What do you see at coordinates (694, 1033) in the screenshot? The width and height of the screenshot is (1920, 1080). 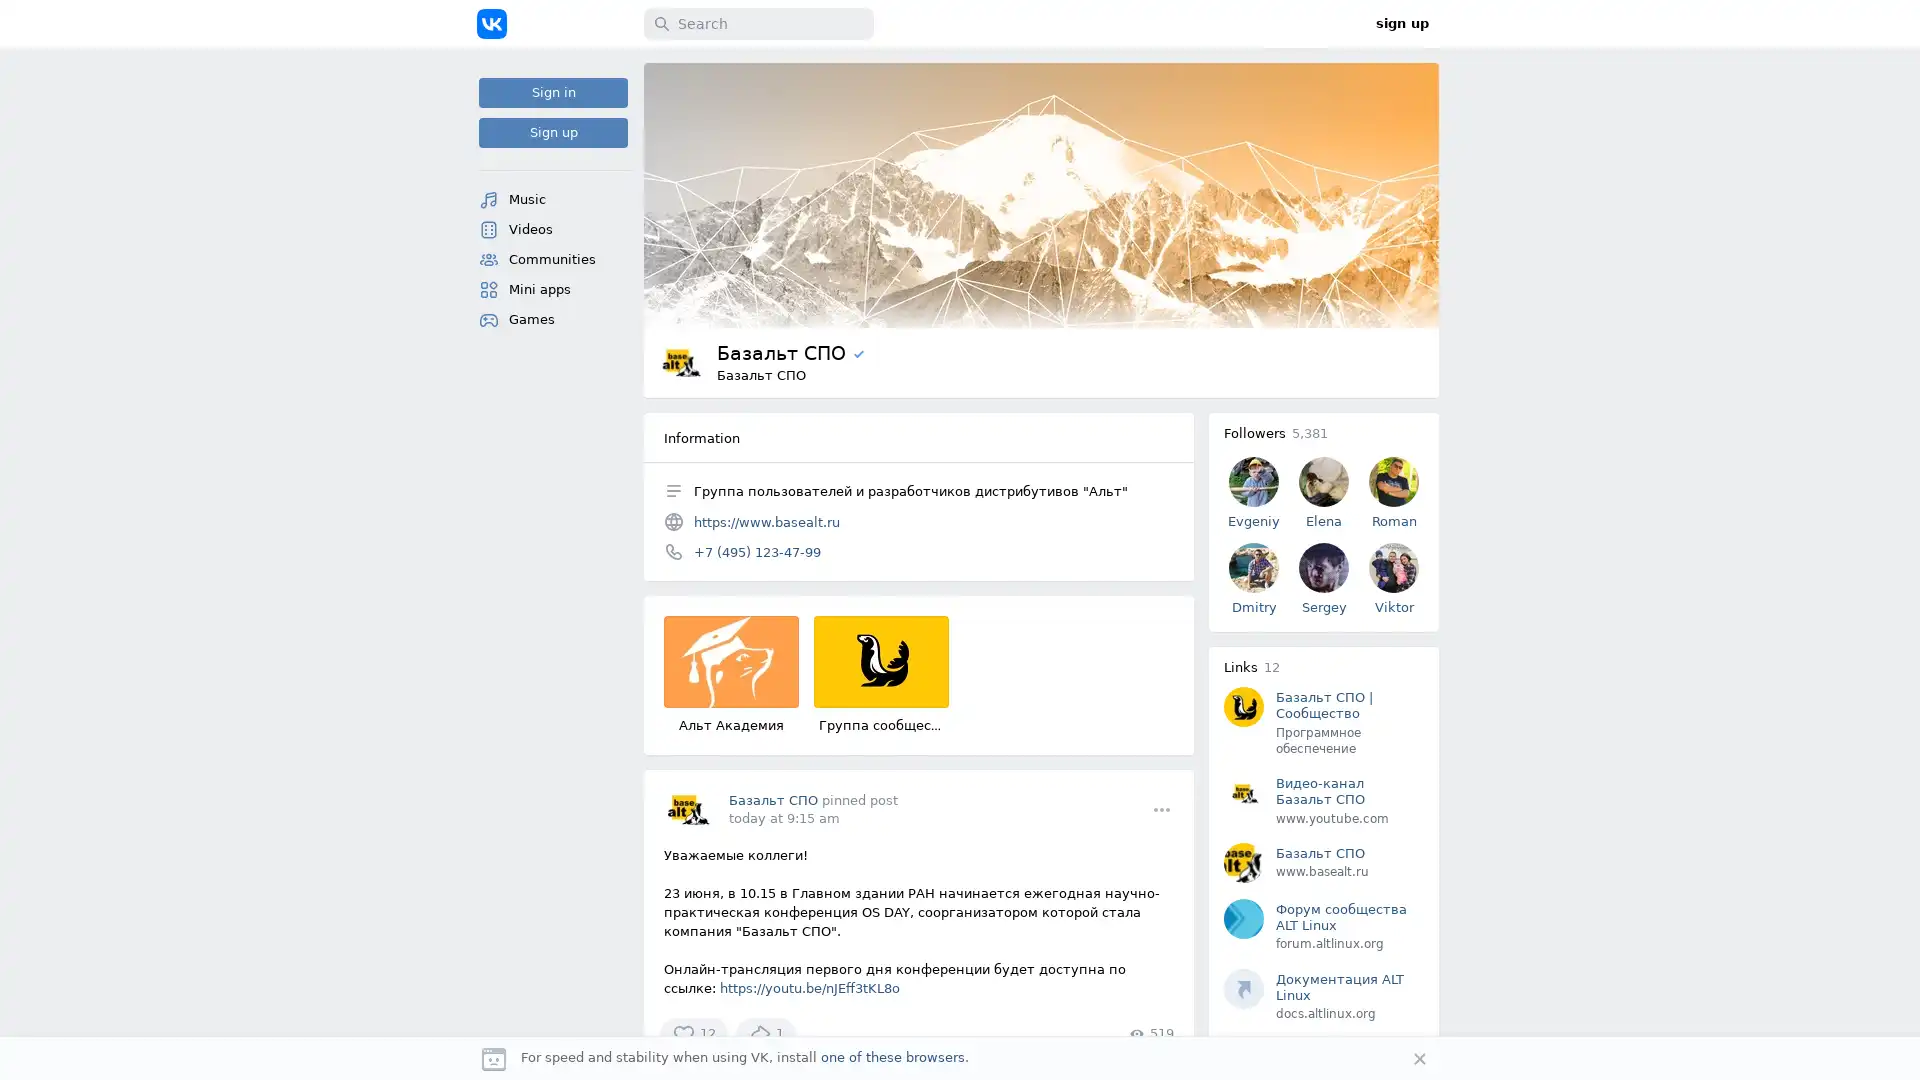 I see `Send reaction Like` at bounding box center [694, 1033].